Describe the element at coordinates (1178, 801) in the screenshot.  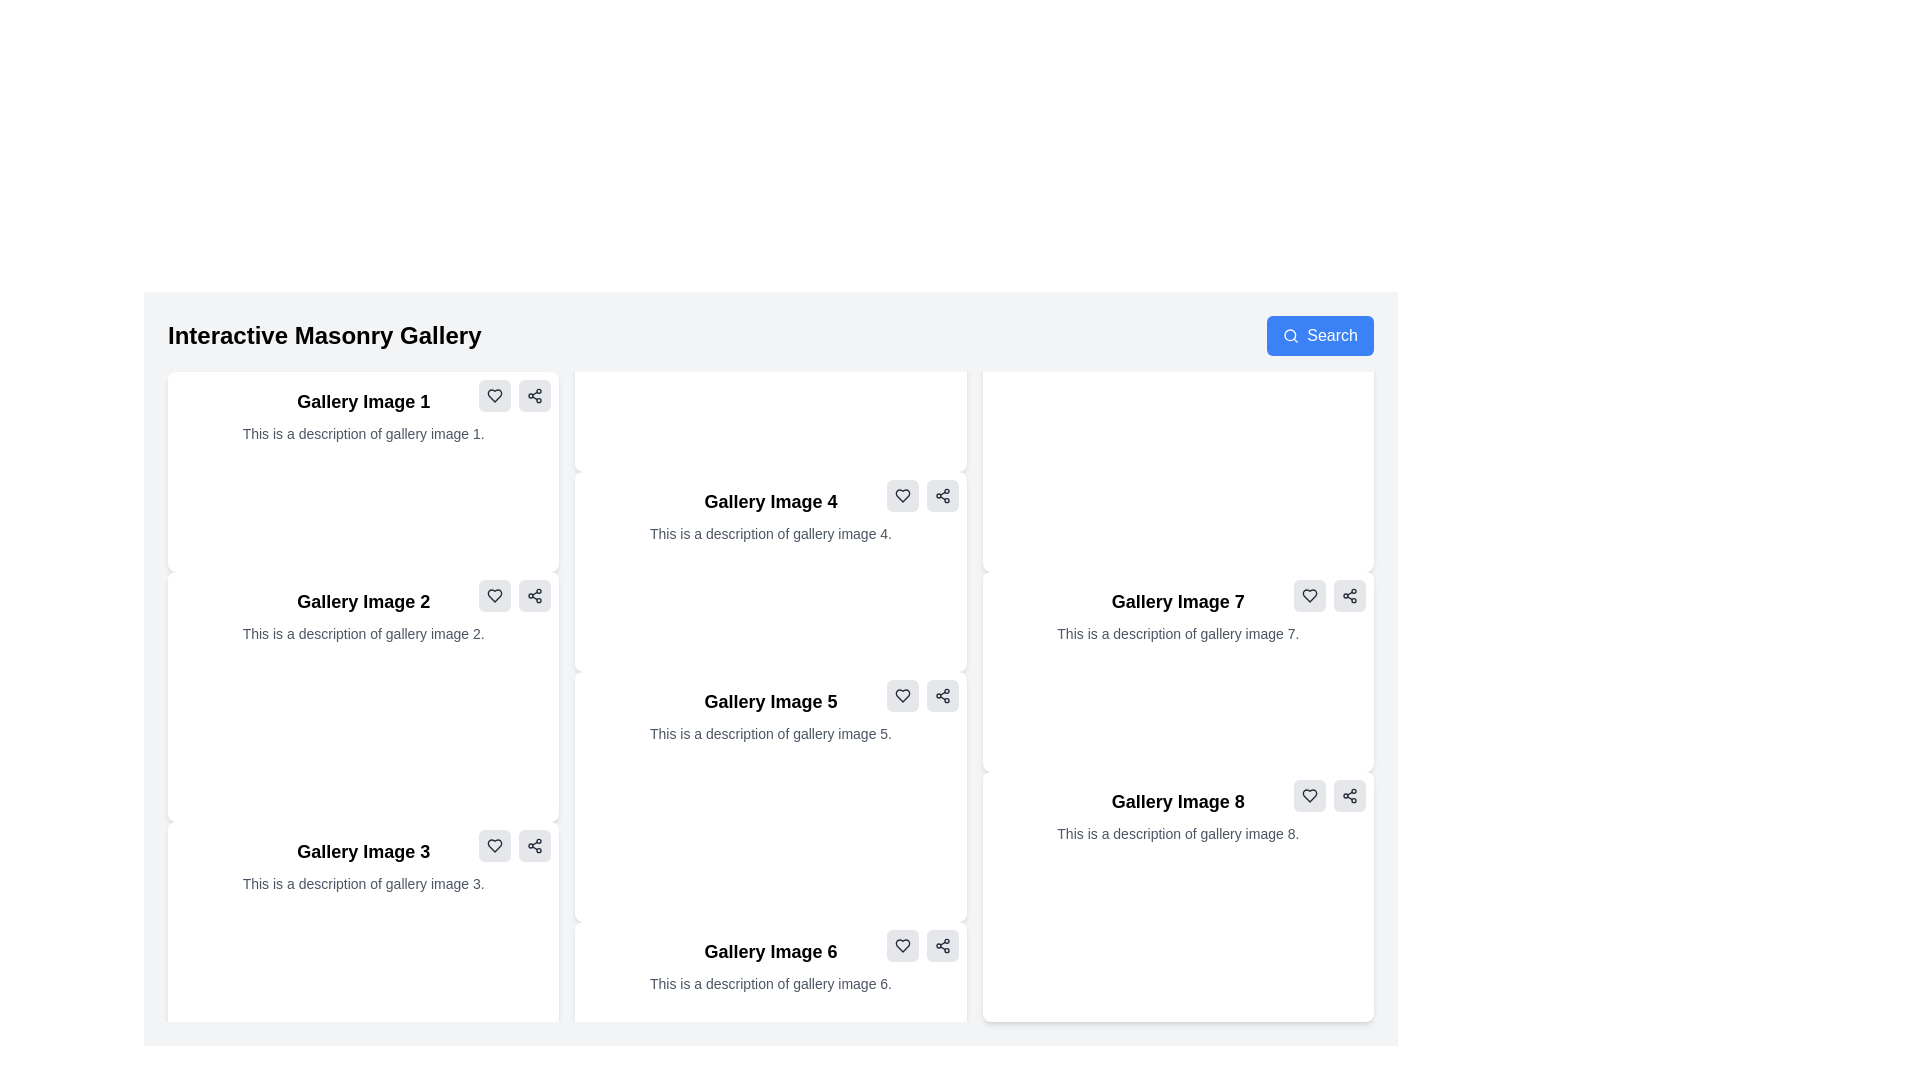
I see `text label displaying 'Gallery Image 8' which is positioned above the description in the bottom-right card of the gallery grid` at that location.